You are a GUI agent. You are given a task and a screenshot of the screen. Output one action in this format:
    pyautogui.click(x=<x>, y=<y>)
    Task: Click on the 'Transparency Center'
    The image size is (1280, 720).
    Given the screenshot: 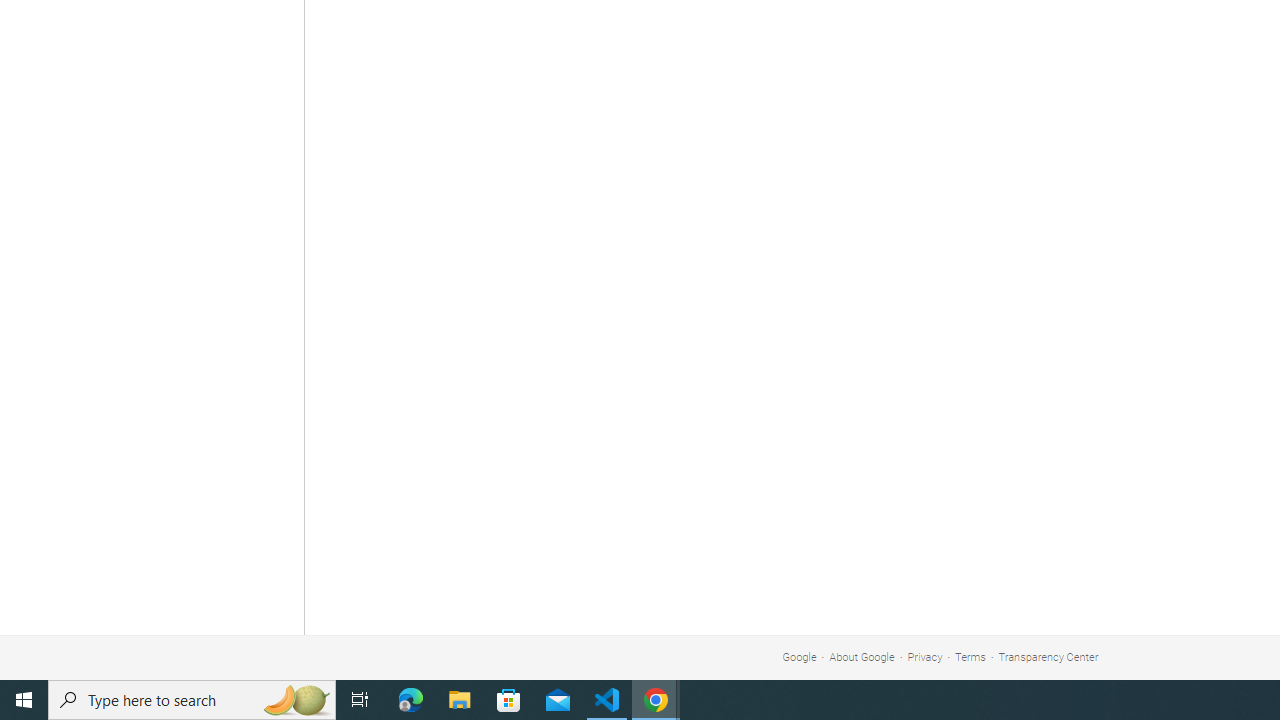 What is the action you would take?
    pyautogui.click(x=1047, y=657)
    